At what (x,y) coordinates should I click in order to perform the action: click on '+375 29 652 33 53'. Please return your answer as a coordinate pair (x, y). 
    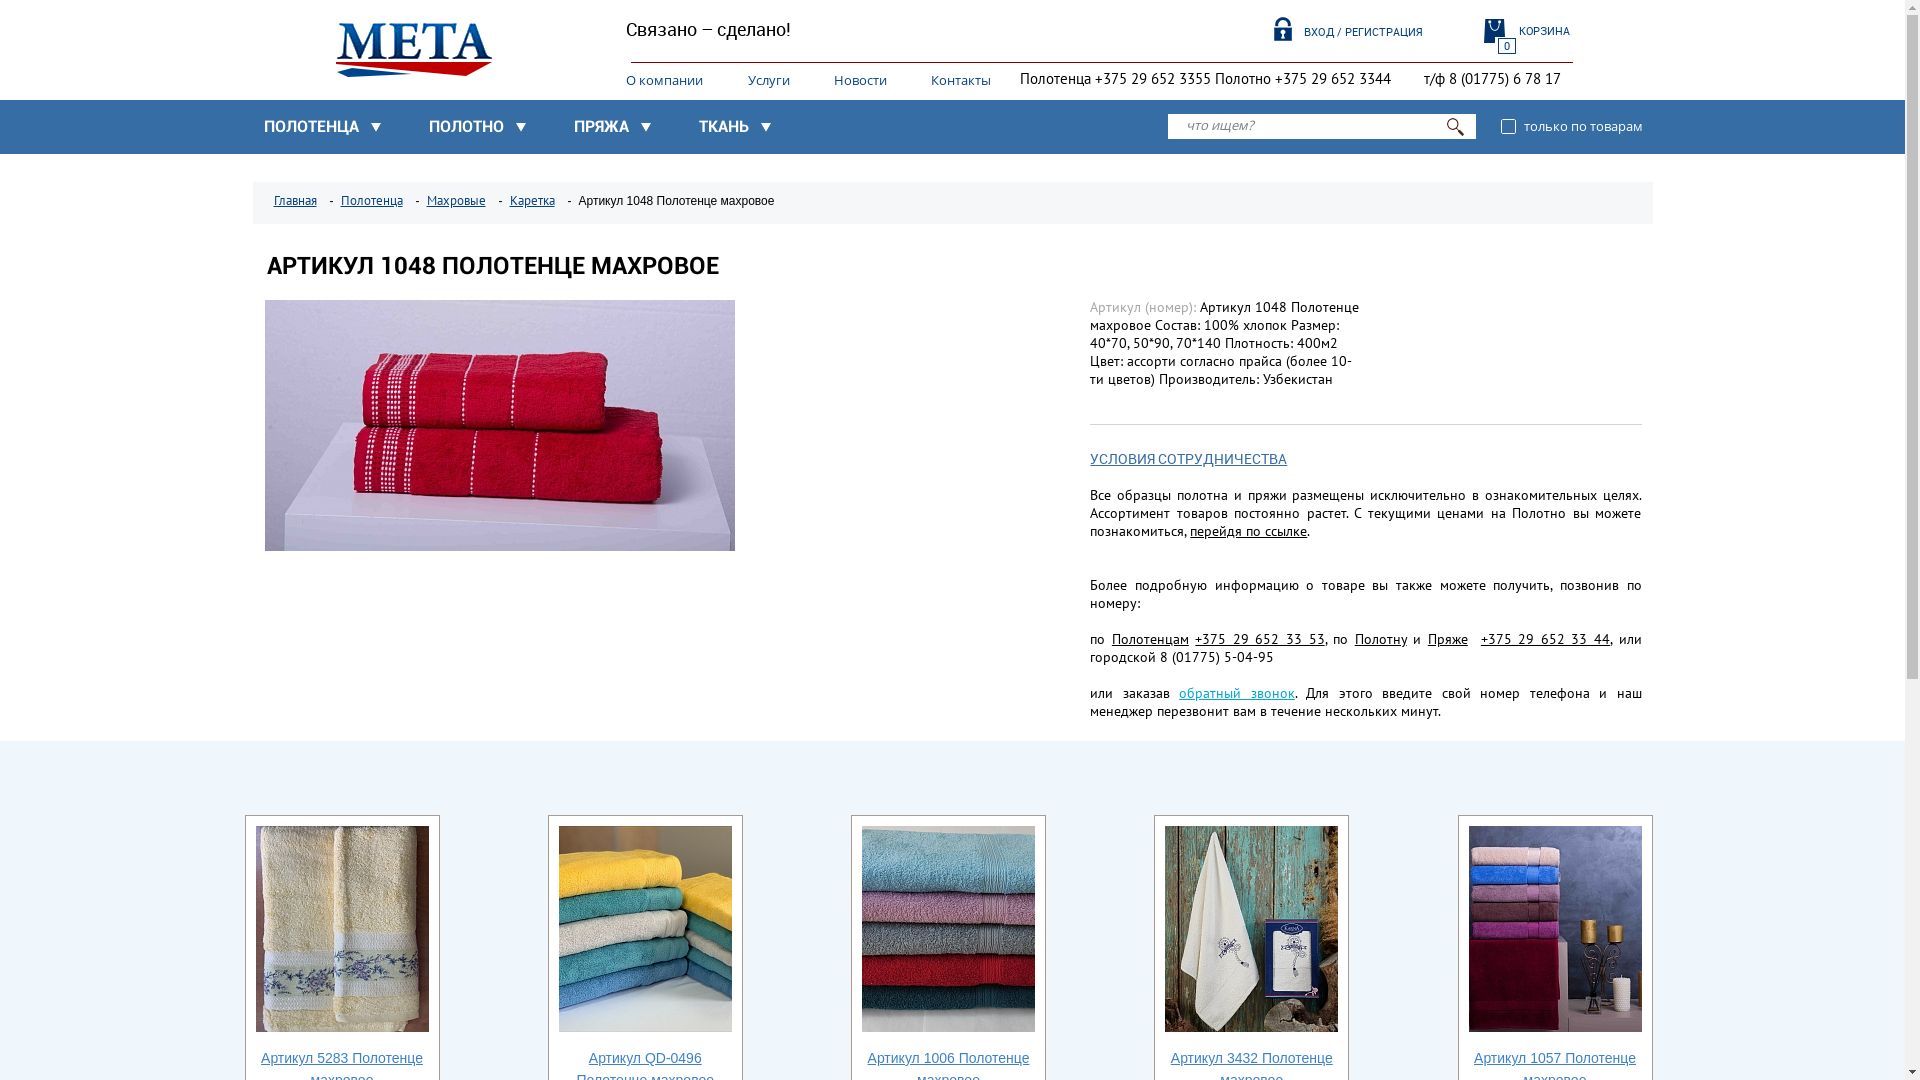
    Looking at the image, I should click on (1195, 639).